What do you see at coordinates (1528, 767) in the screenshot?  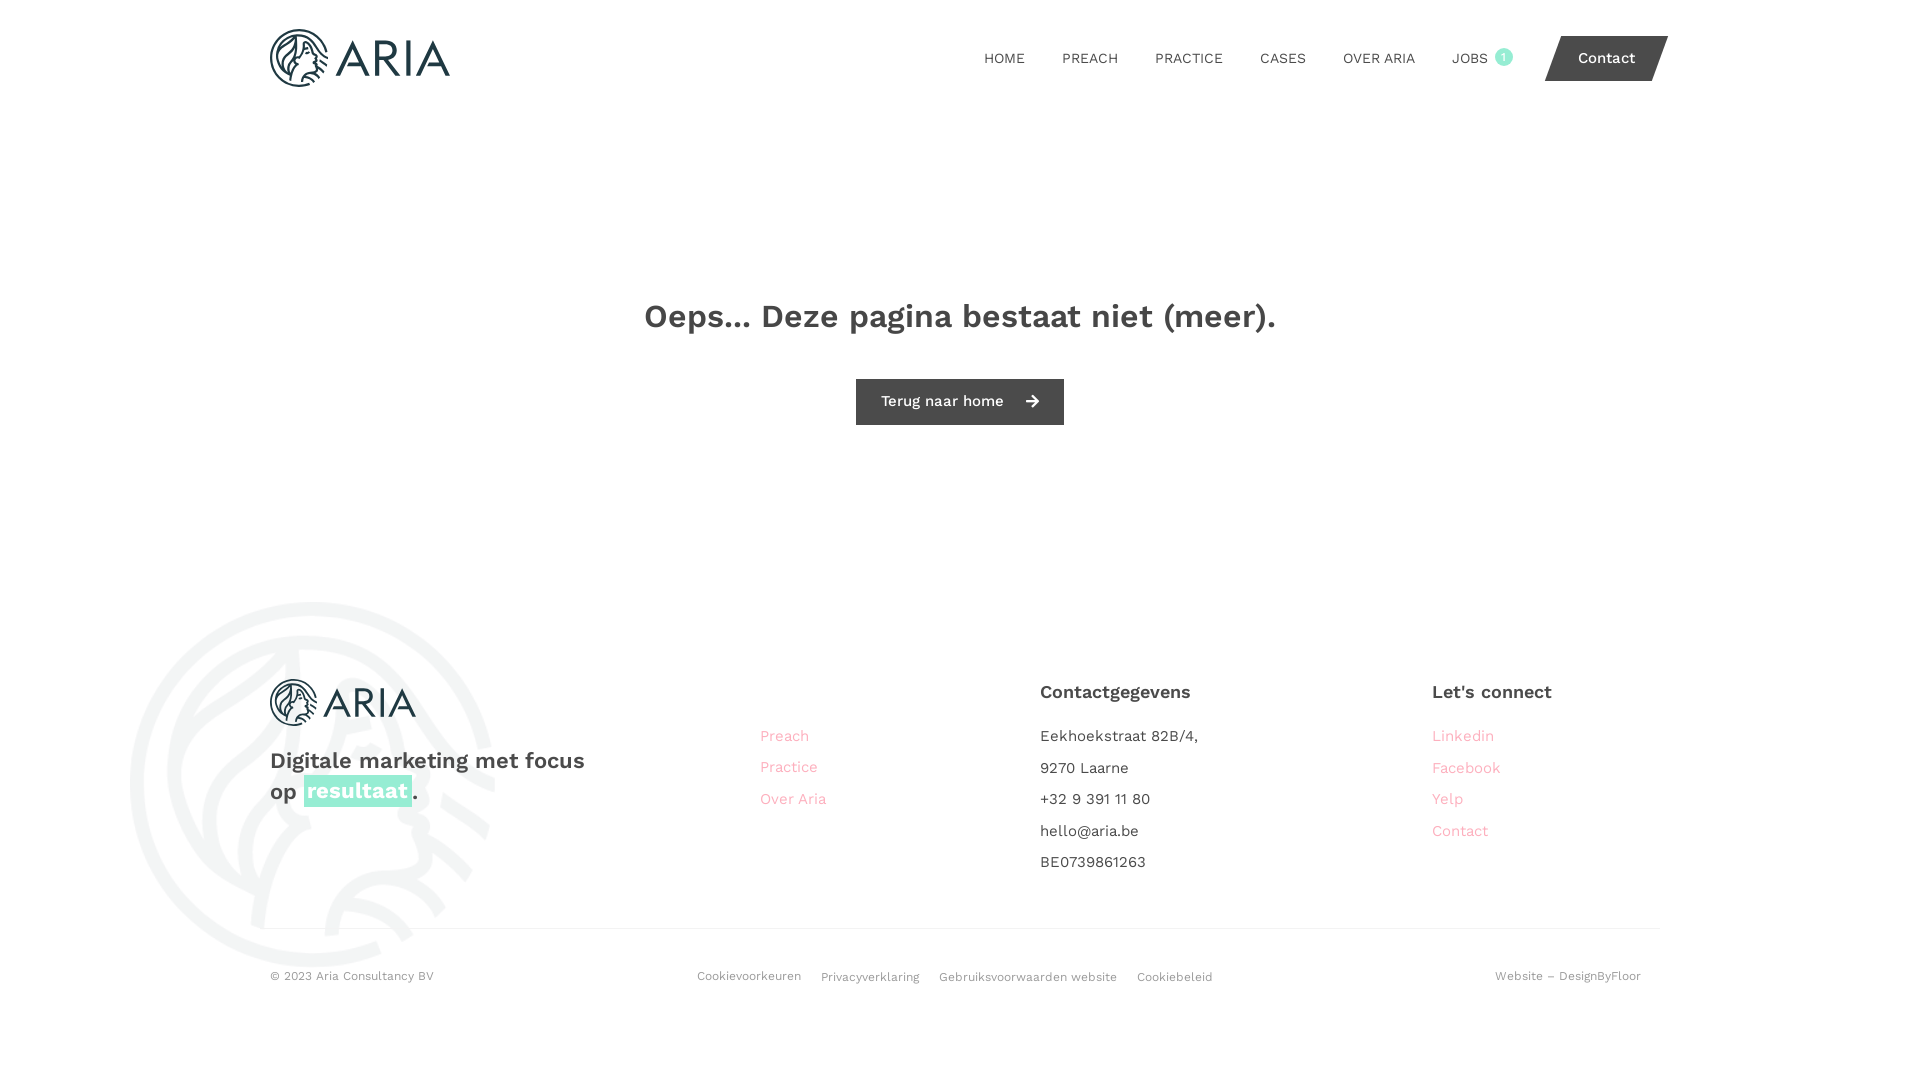 I see `'Facebook'` at bounding box center [1528, 767].